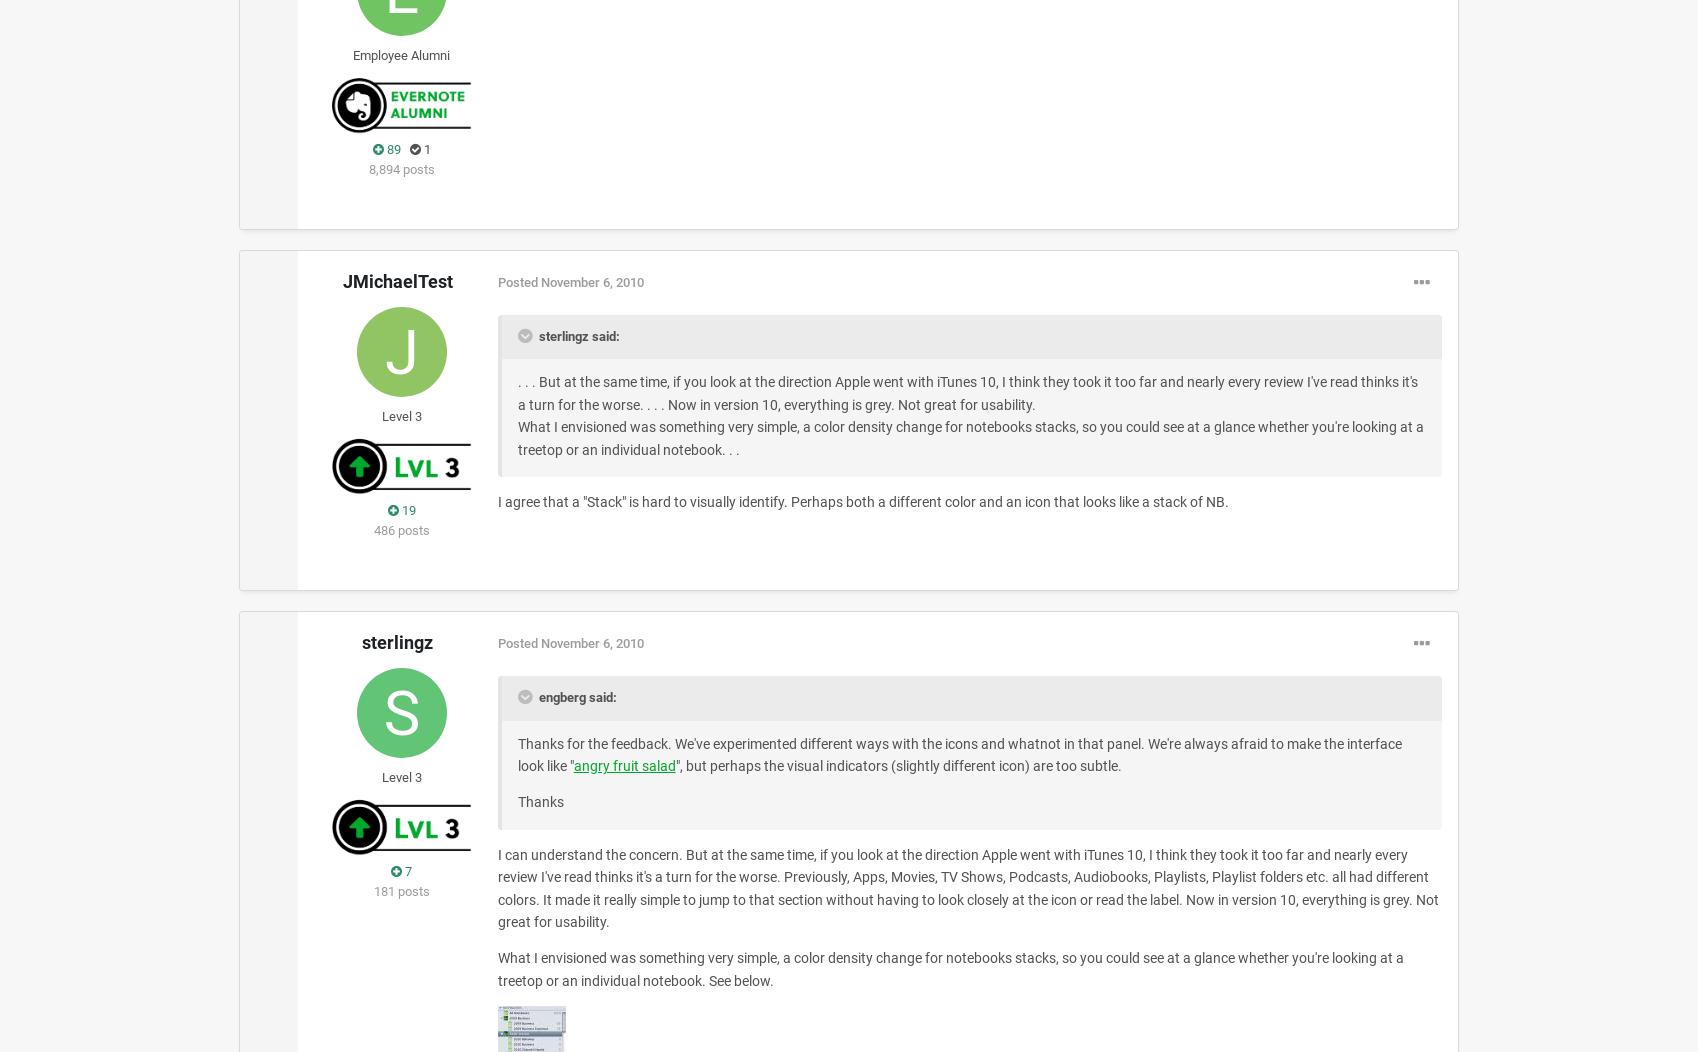 The height and width of the screenshot is (1052, 1698). Describe the element at coordinates (517, 393) in the screenshot. I see `'. . . But at the same time, if you look at the direction Apple went with iTunes 10, I think they took it too far and nearly every review I've read thinks it's a turn for the worse.  . . . Now in version 10, everything is grey. Not great for usability.'` at that location.